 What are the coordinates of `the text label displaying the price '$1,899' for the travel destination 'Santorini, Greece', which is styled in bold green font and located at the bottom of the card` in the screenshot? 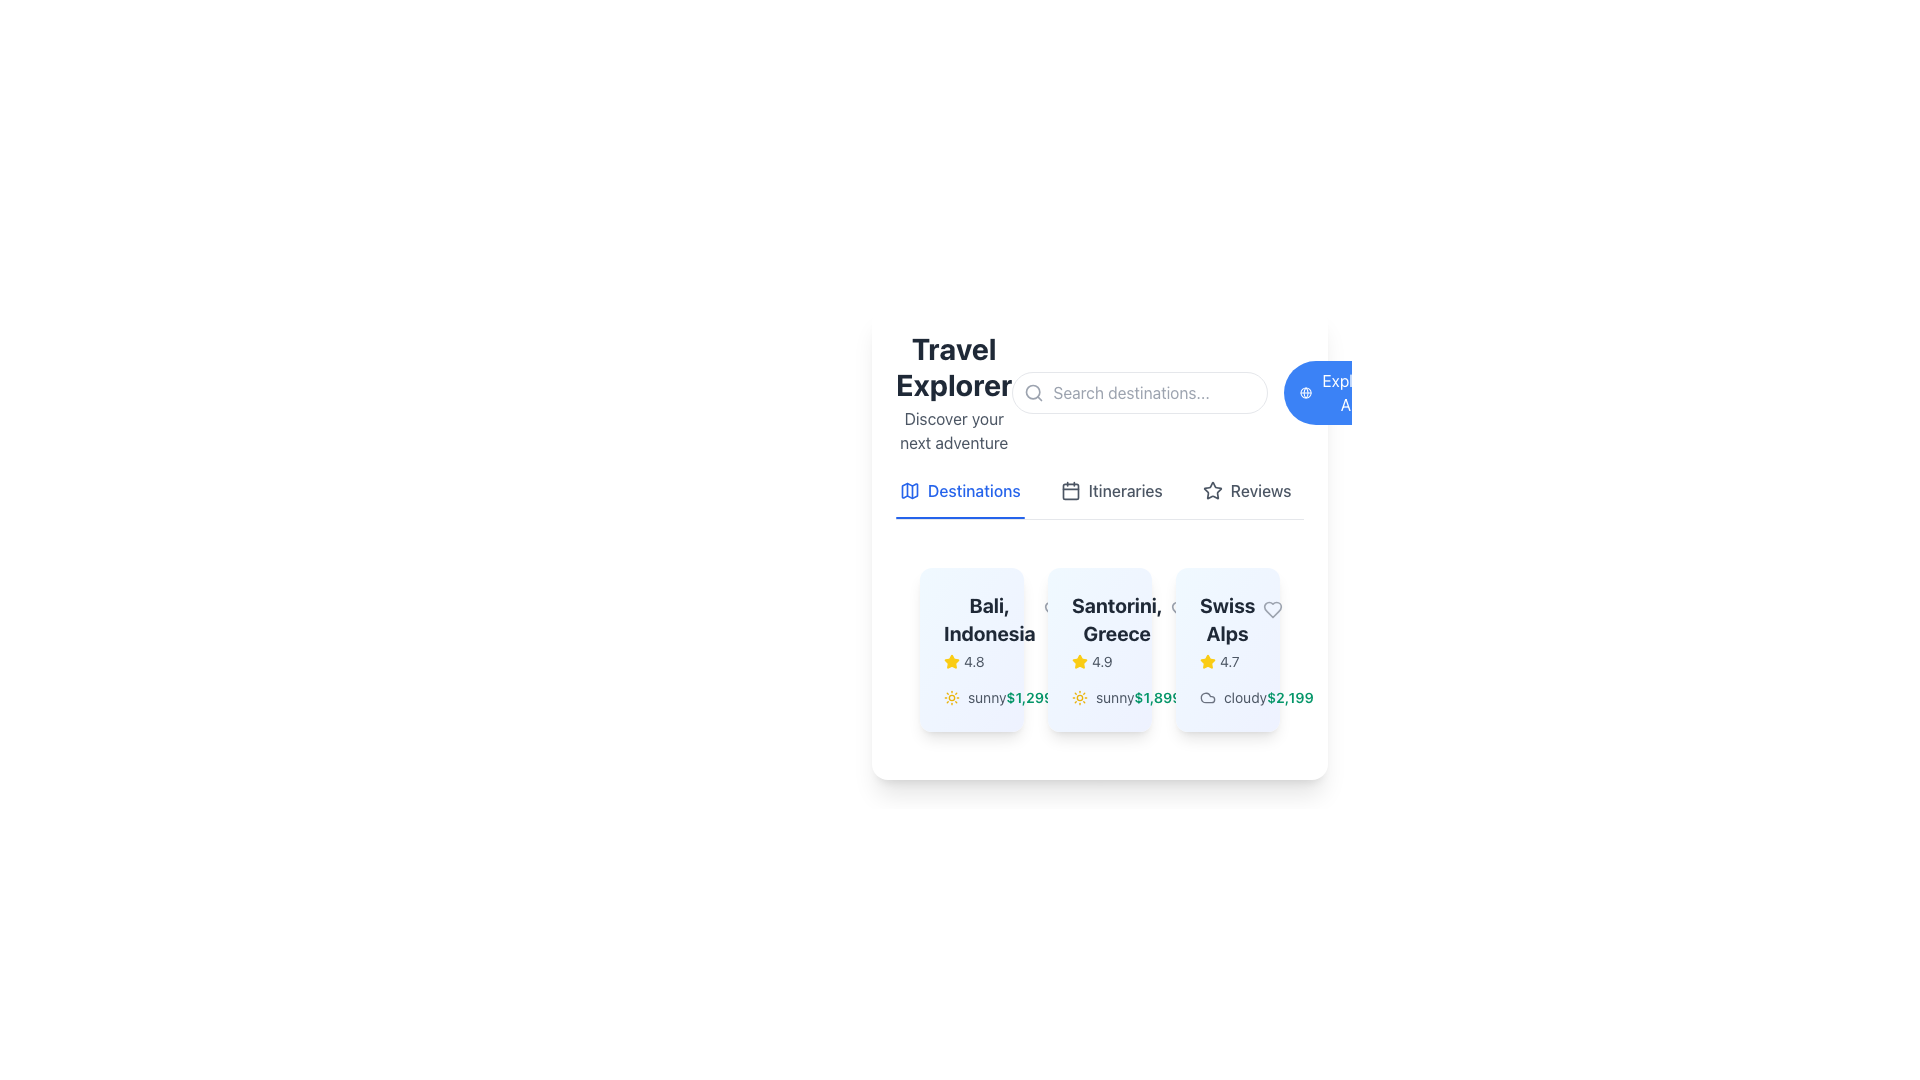 It's located at (1157, 697).